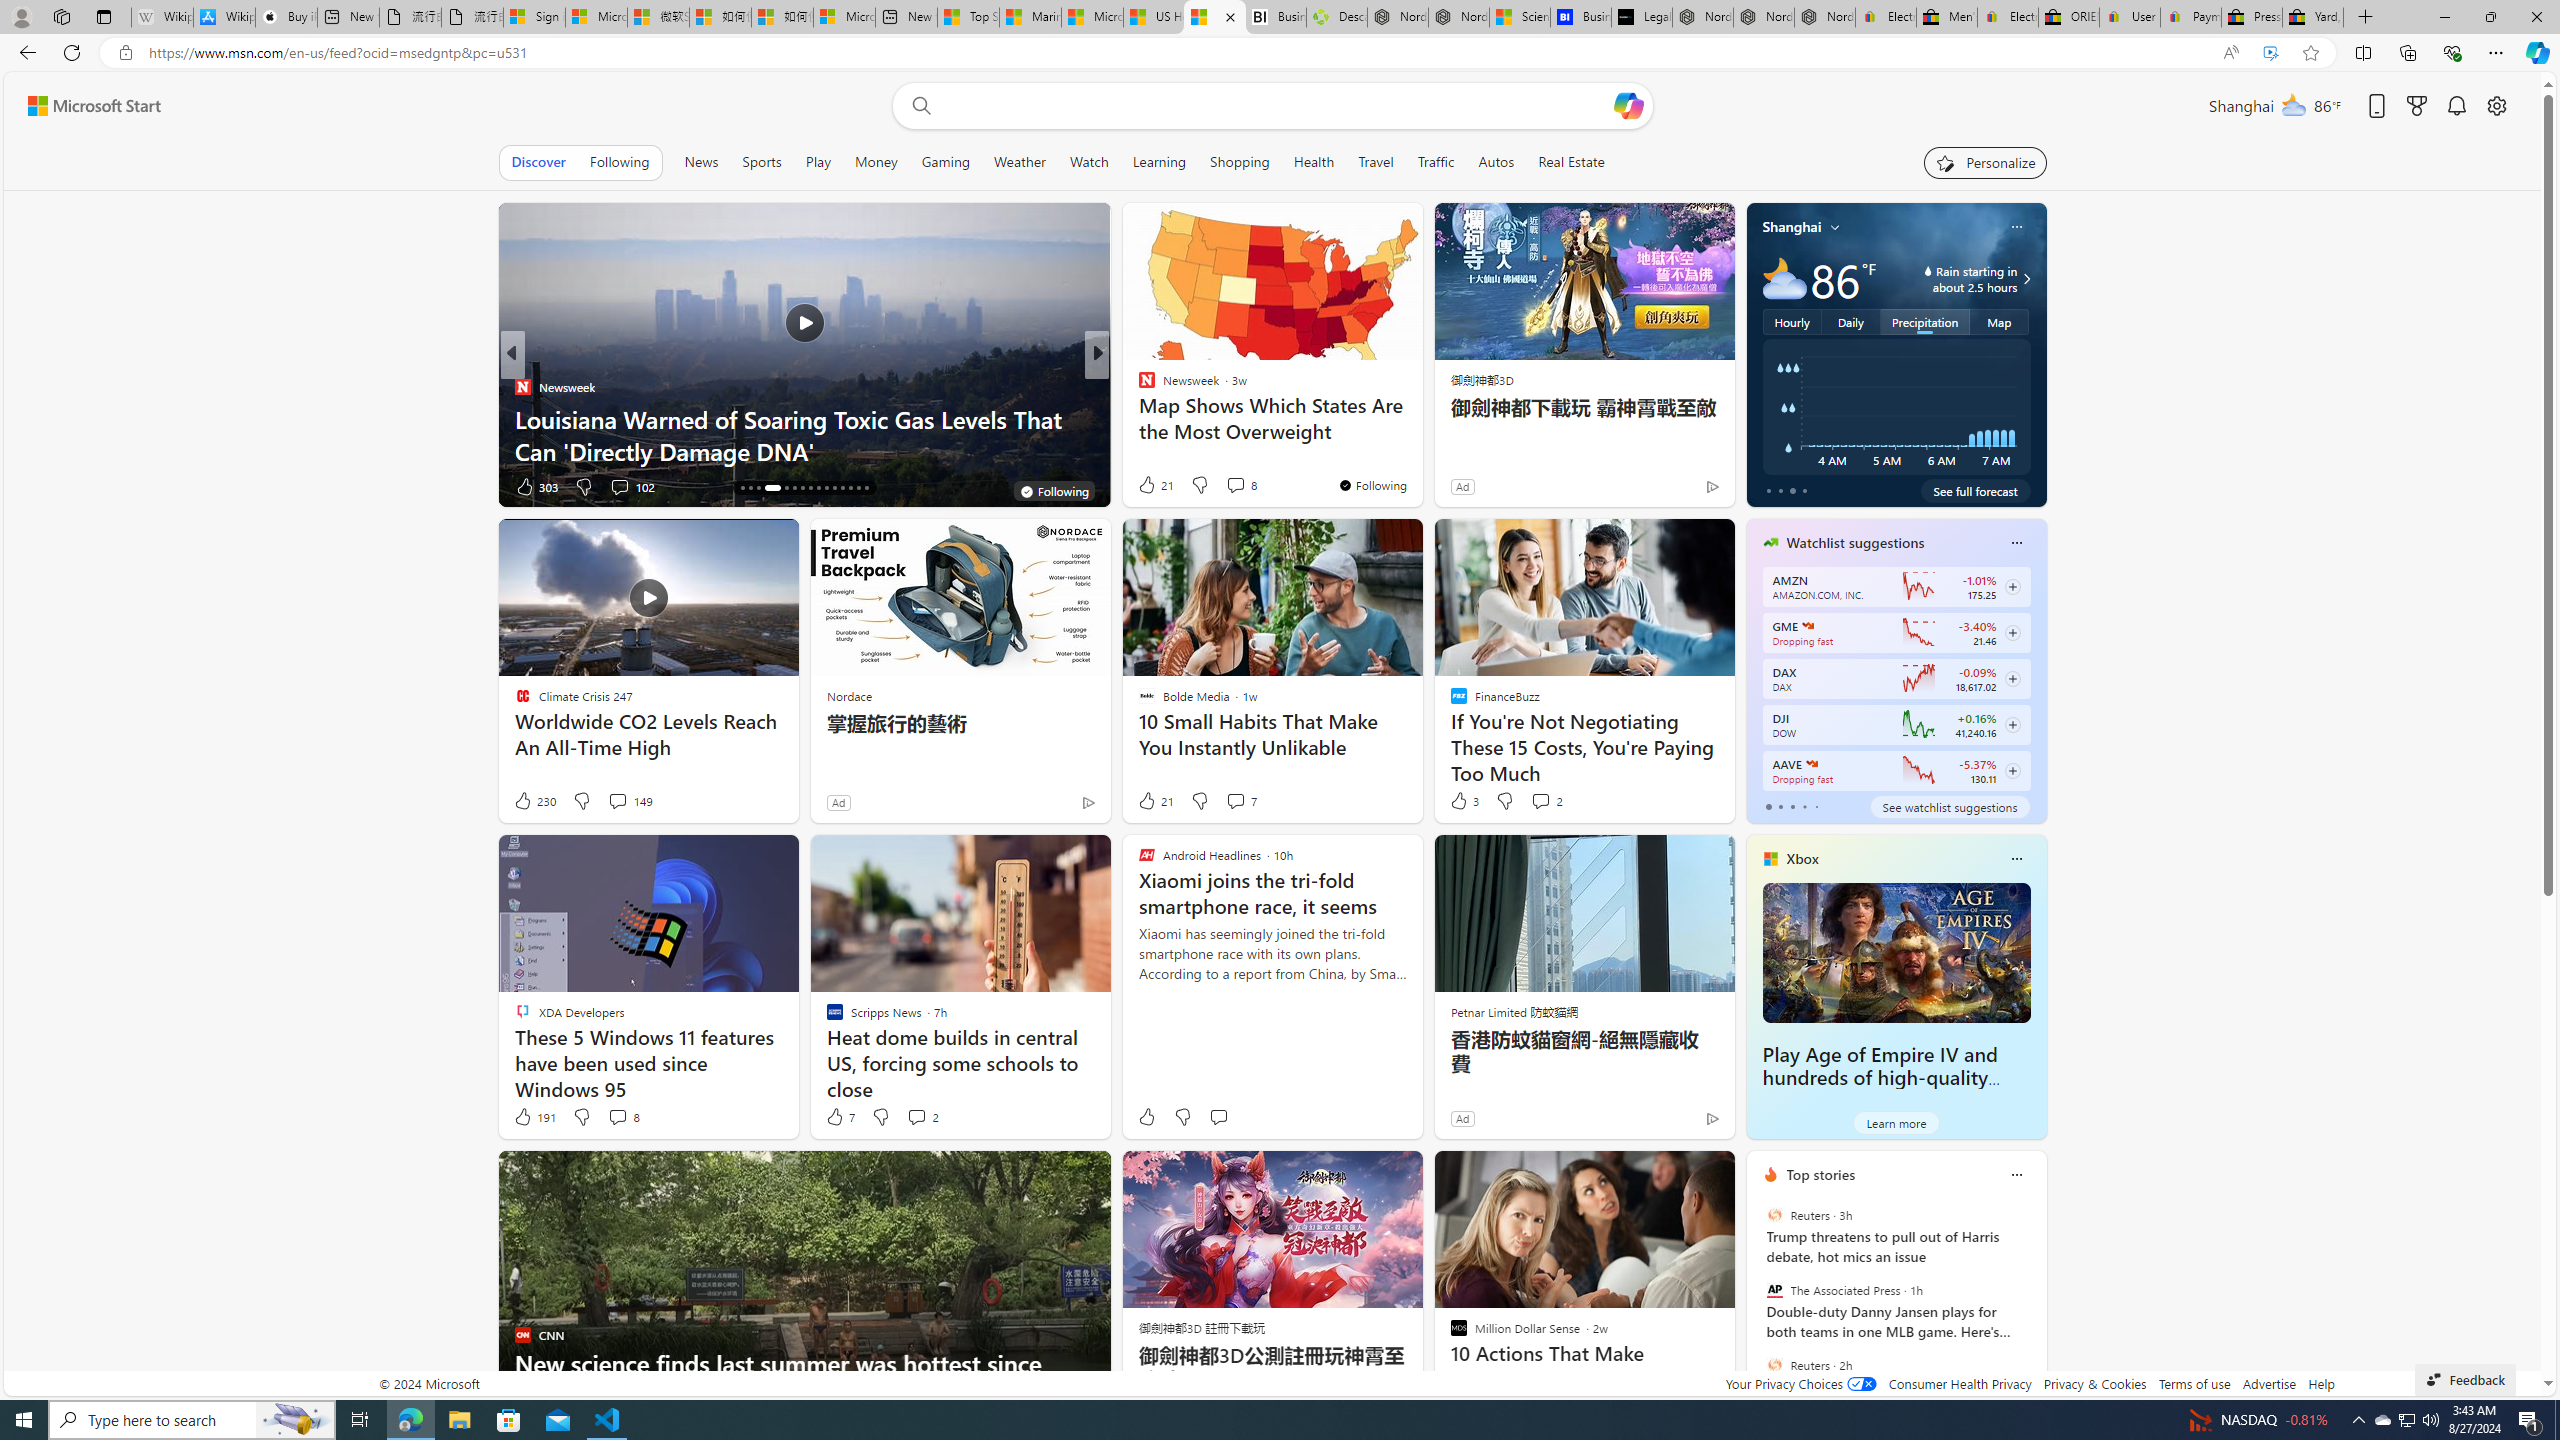  What do you see at coordinates (1773, 1290) in the screenshot?
I see `'The Associated Press'` at bounding box center [1773, 1290].